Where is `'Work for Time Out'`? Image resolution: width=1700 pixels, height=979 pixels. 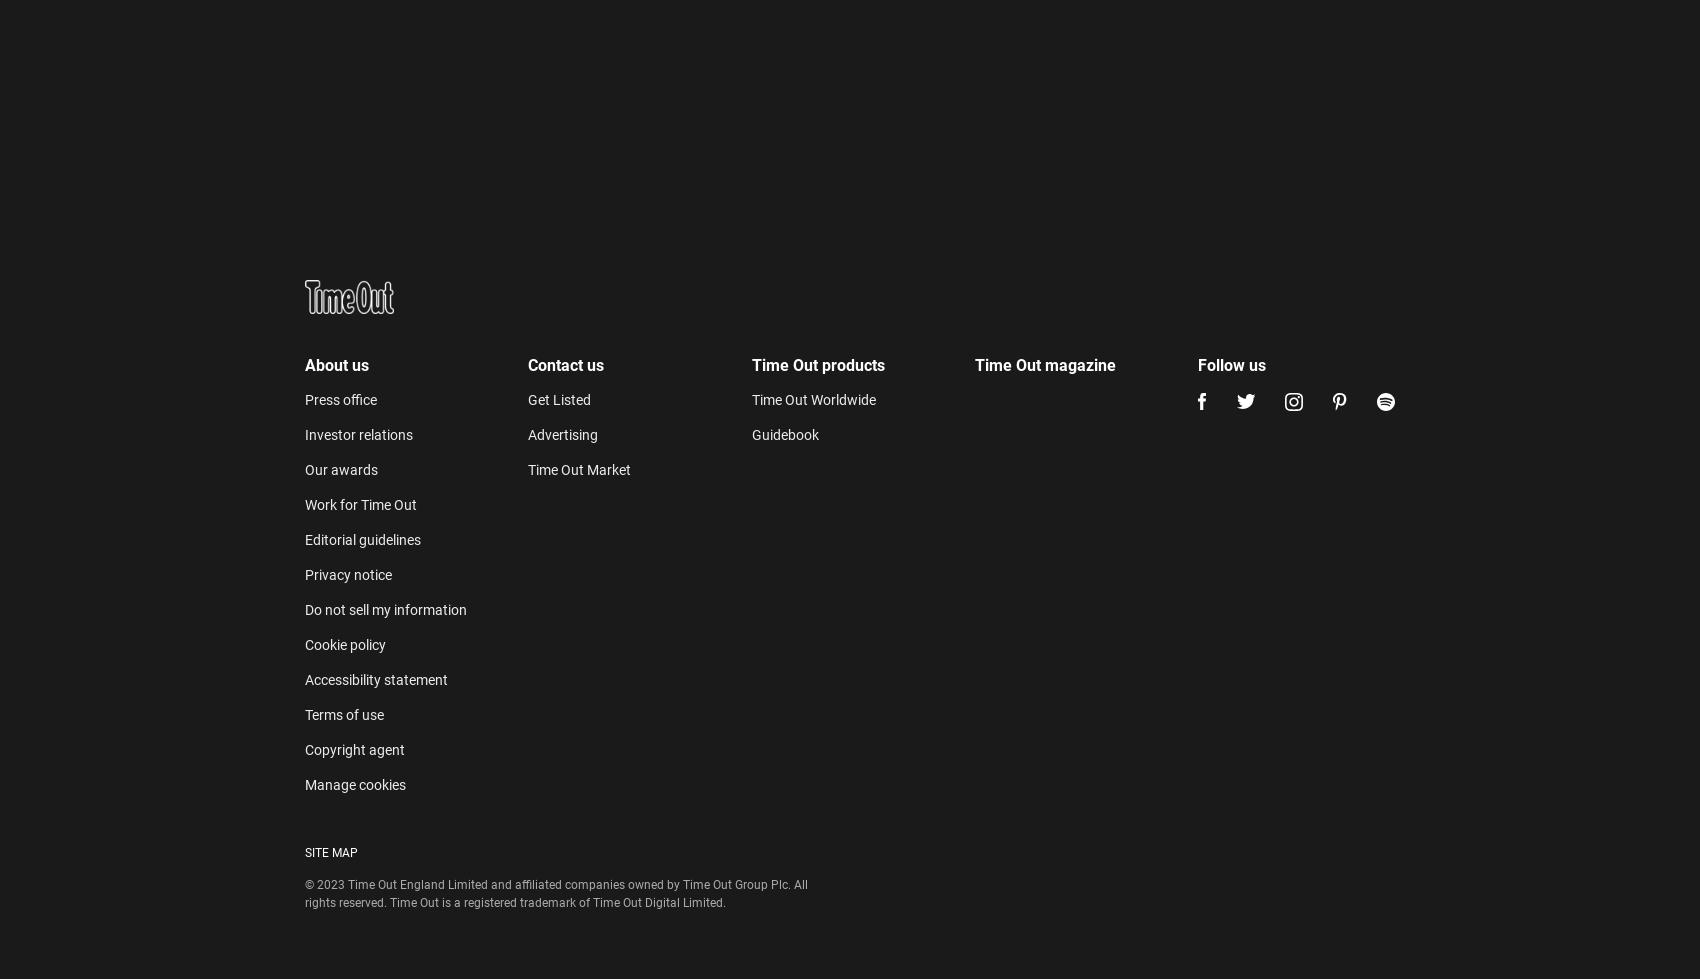
'Work for Time Out' is located at coordinates (360, 63).